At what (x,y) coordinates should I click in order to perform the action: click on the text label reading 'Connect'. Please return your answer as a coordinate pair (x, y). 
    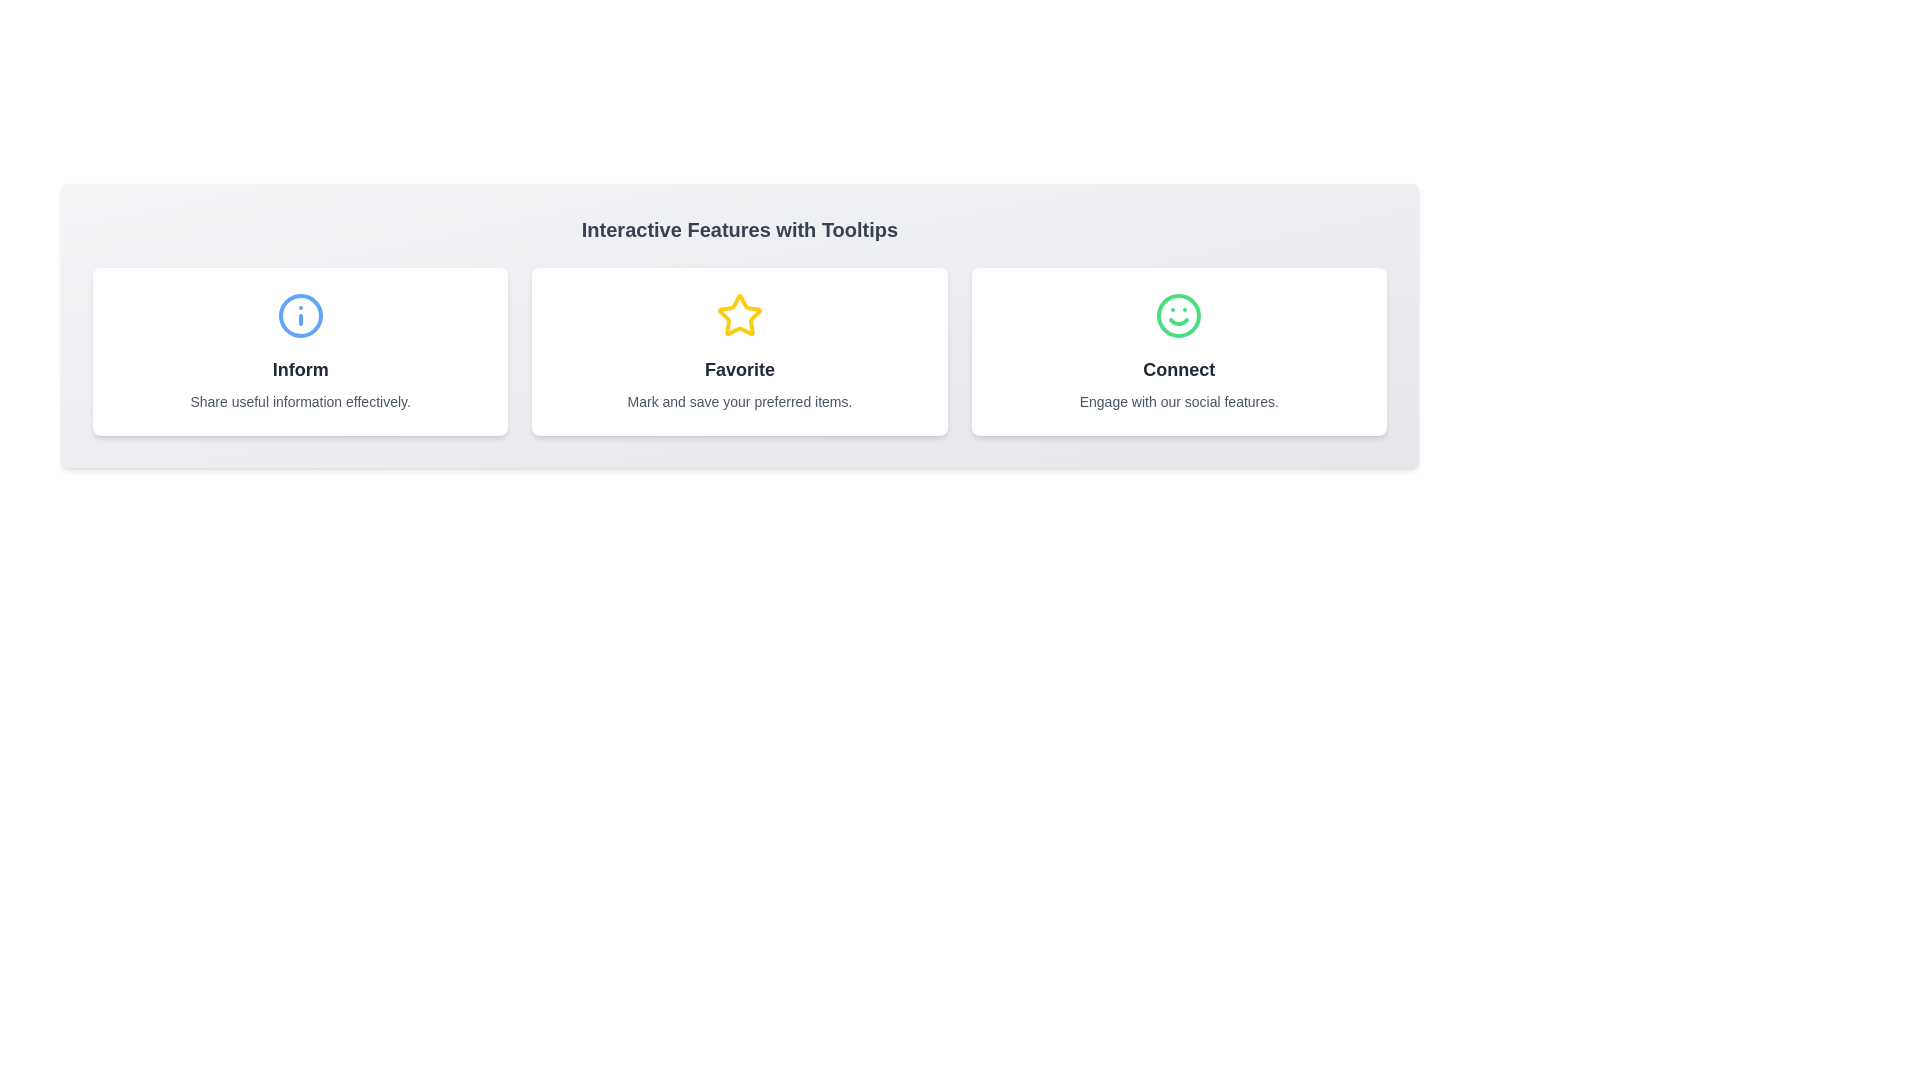
    Looking at the image, I should click on (1179, 370).